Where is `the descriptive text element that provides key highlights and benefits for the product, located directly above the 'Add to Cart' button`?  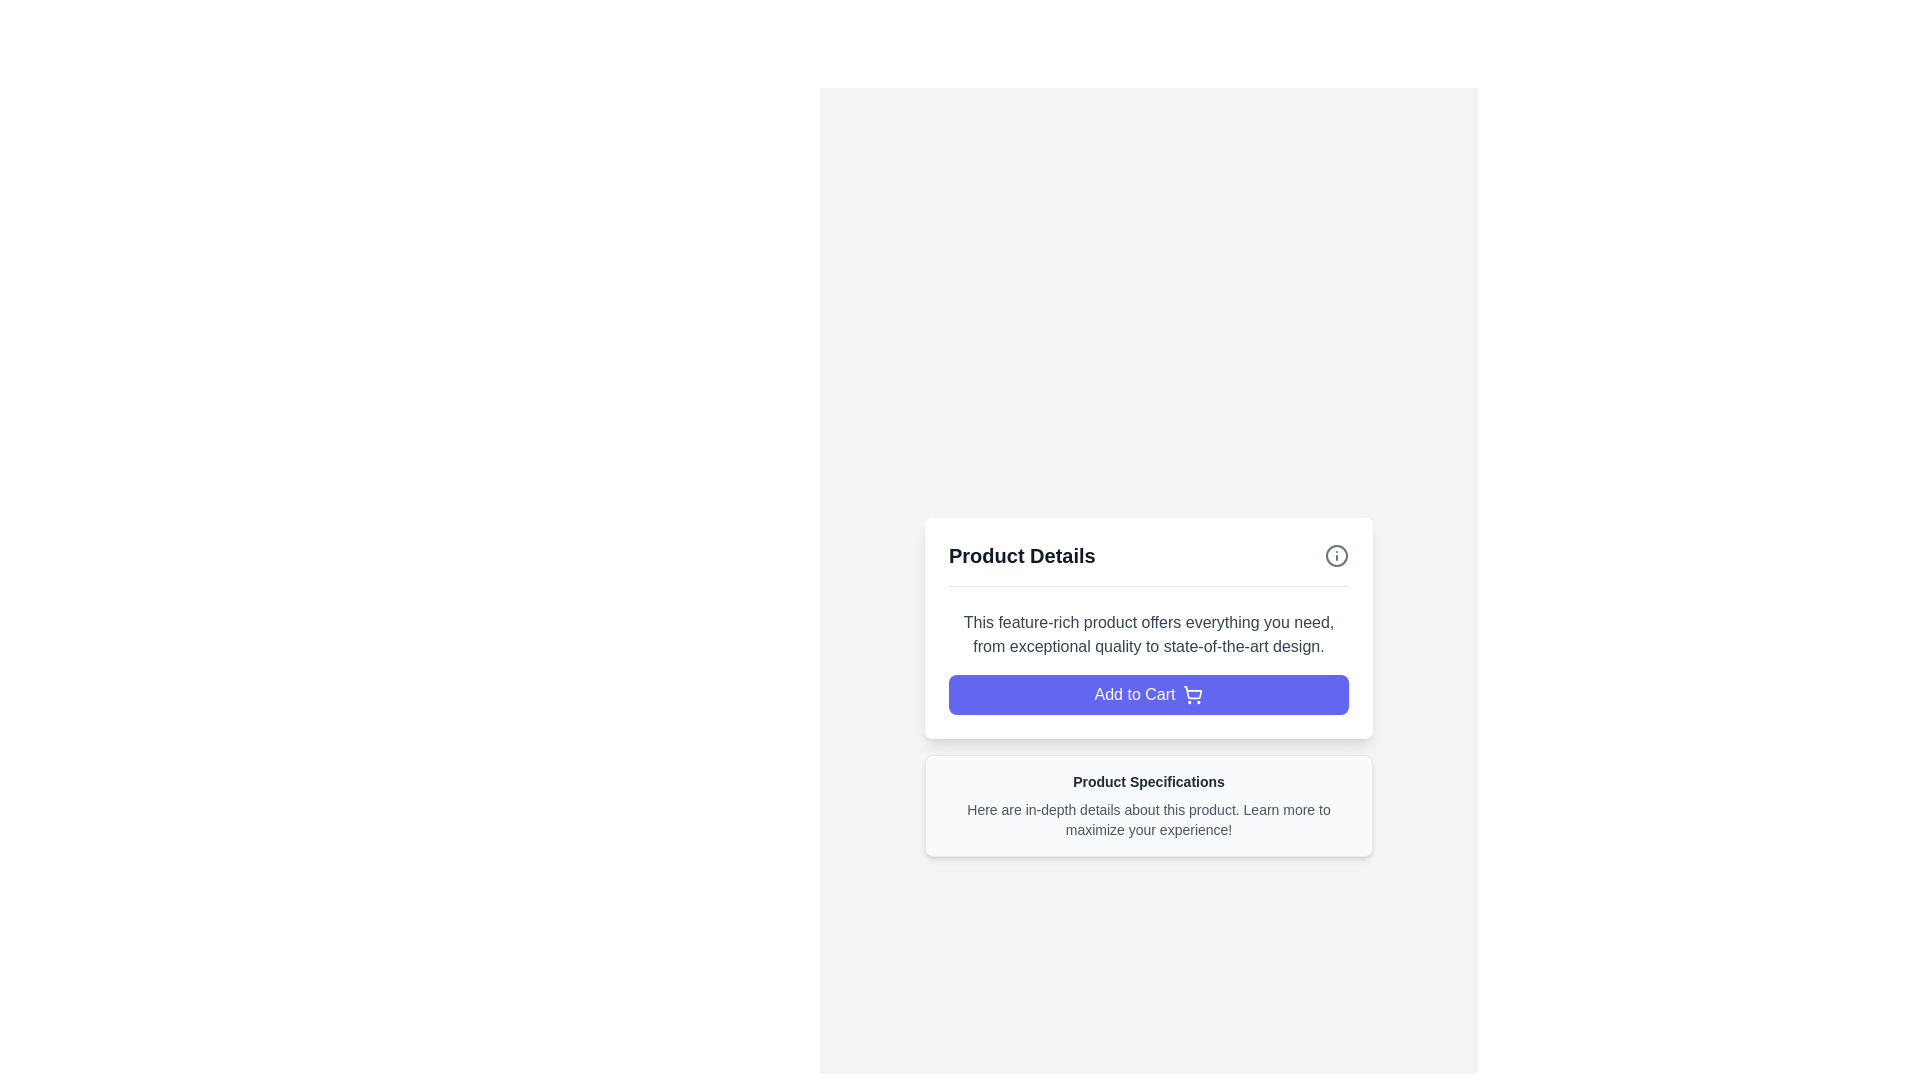 the descriptive text element that provides key highlights and benefits for the product, located directly above the 'Add to Cart' button is located at coordinates (1148, 634).